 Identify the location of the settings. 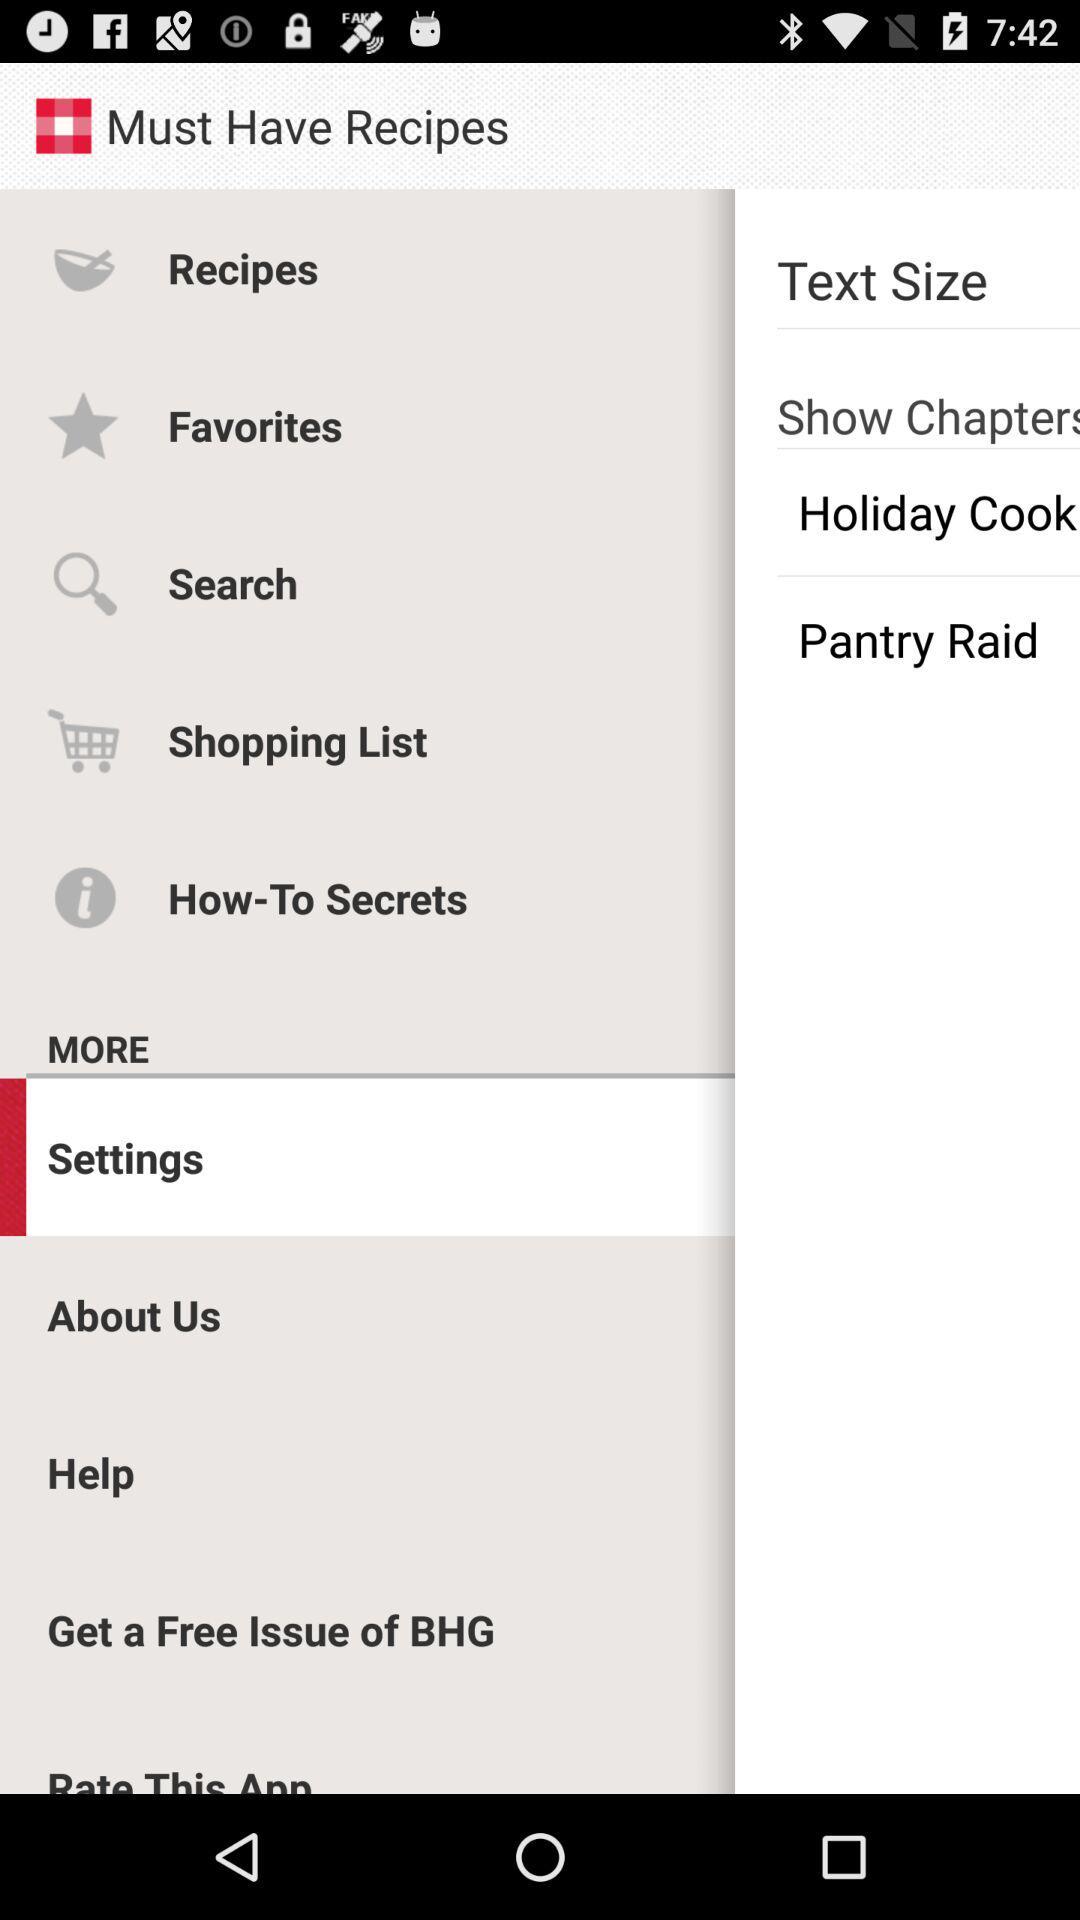
(125, 1157).